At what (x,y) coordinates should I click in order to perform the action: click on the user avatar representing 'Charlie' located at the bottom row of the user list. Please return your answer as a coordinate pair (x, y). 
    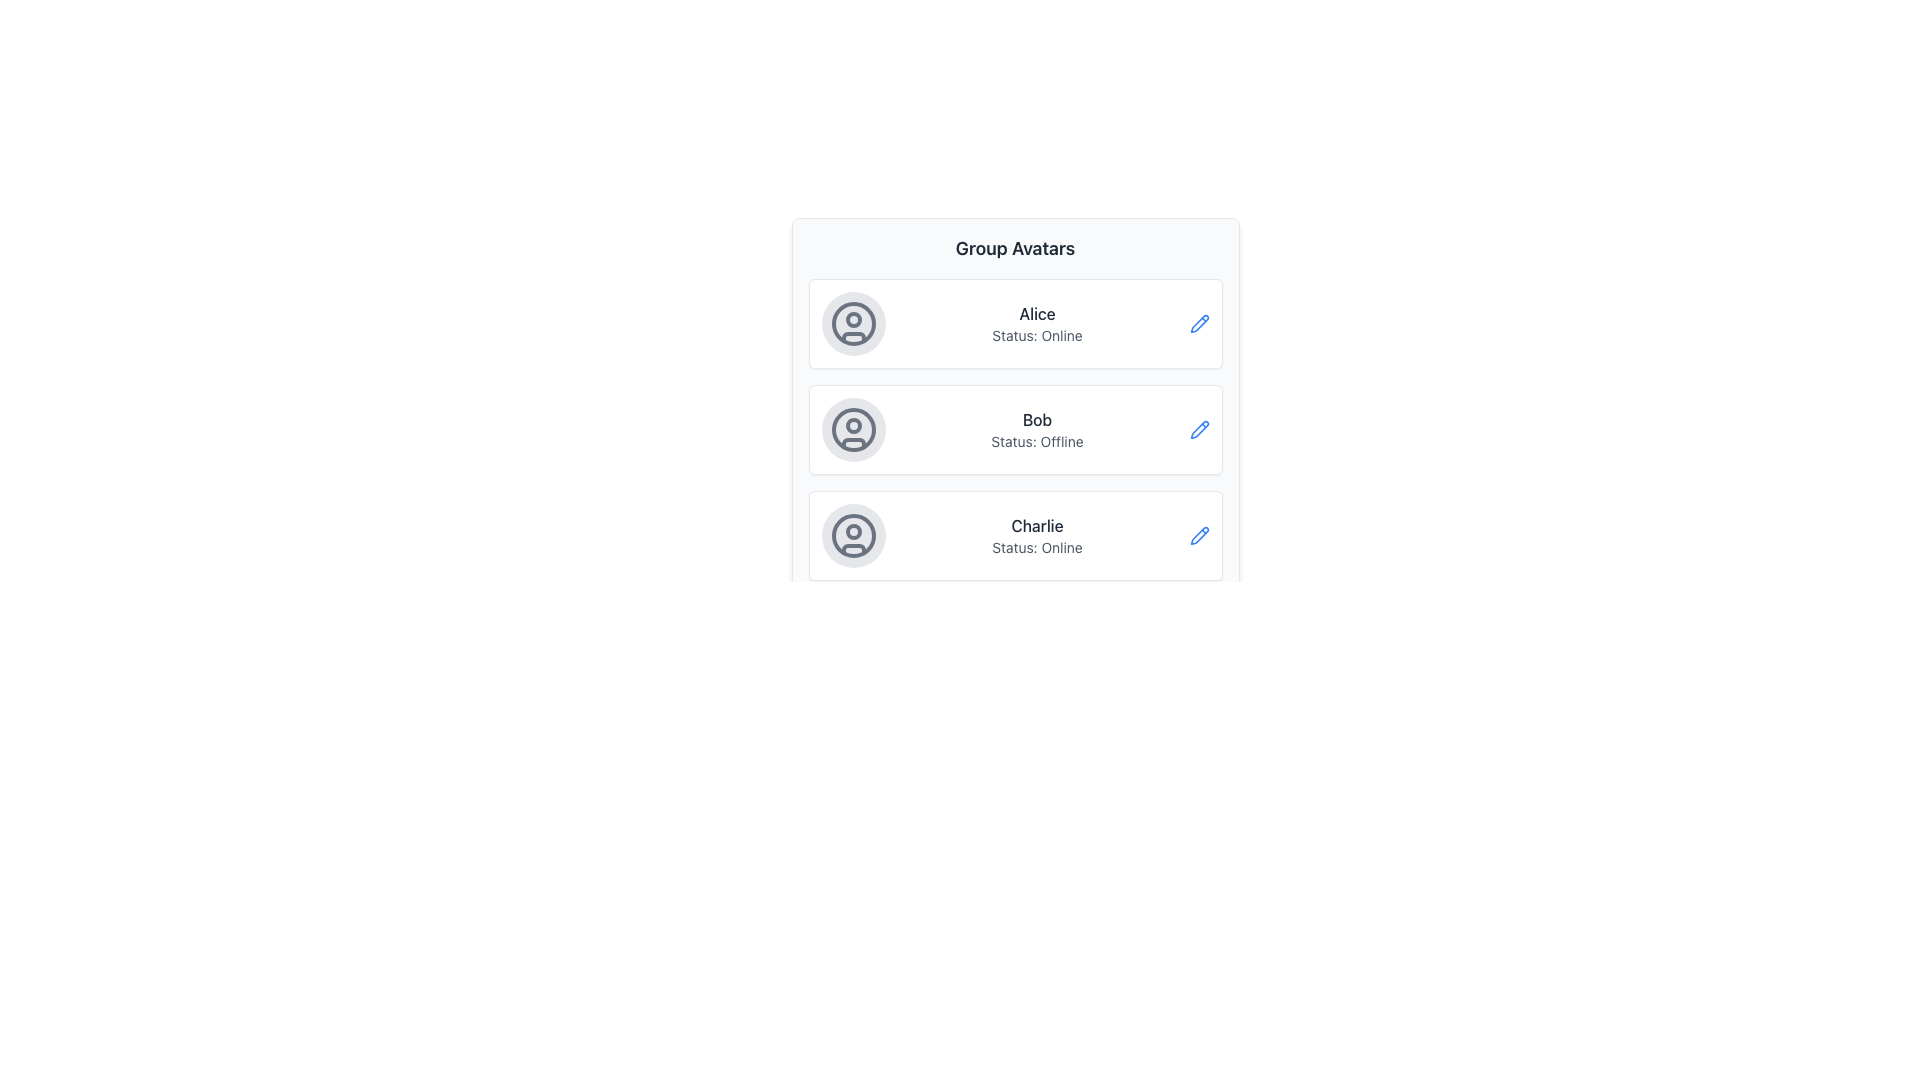
    Looking at the image, I should click on (853, 535).